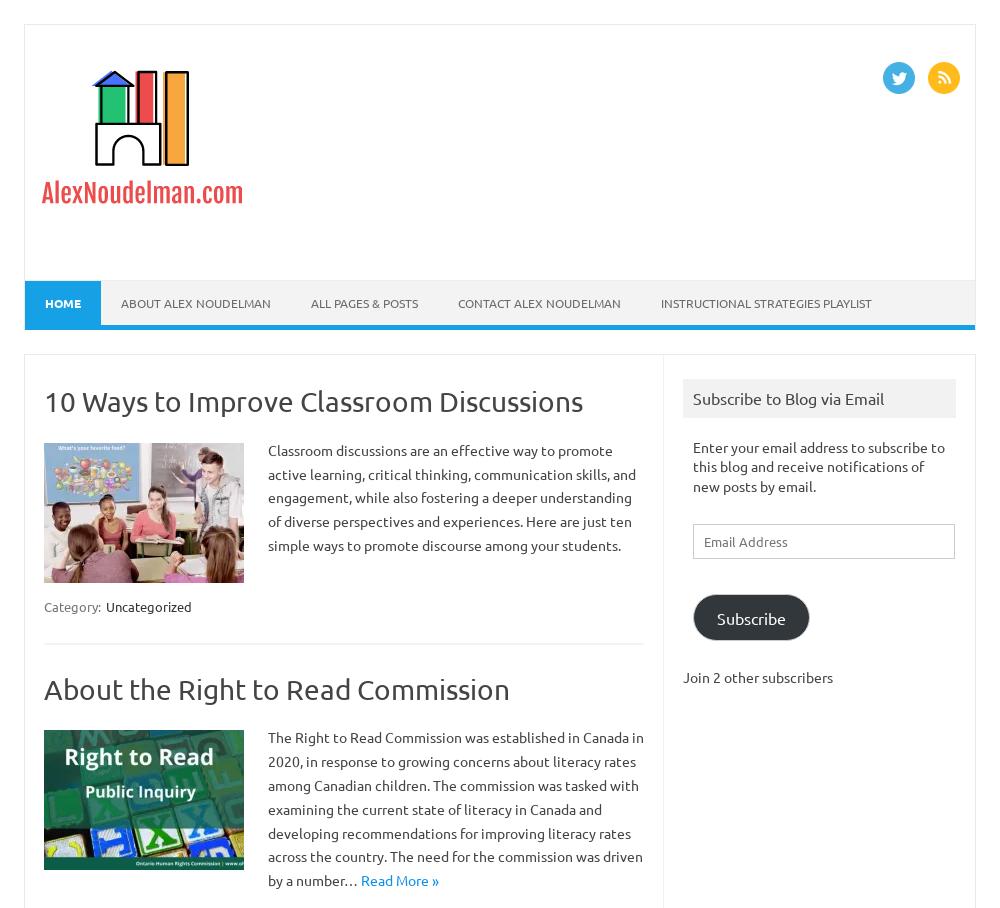 The height and width of the screenshot is (908, 1000). What do you see at coordinates (400, 880) in the screenshot?
I see `'Read More »'` at bounding box center [400, 880].